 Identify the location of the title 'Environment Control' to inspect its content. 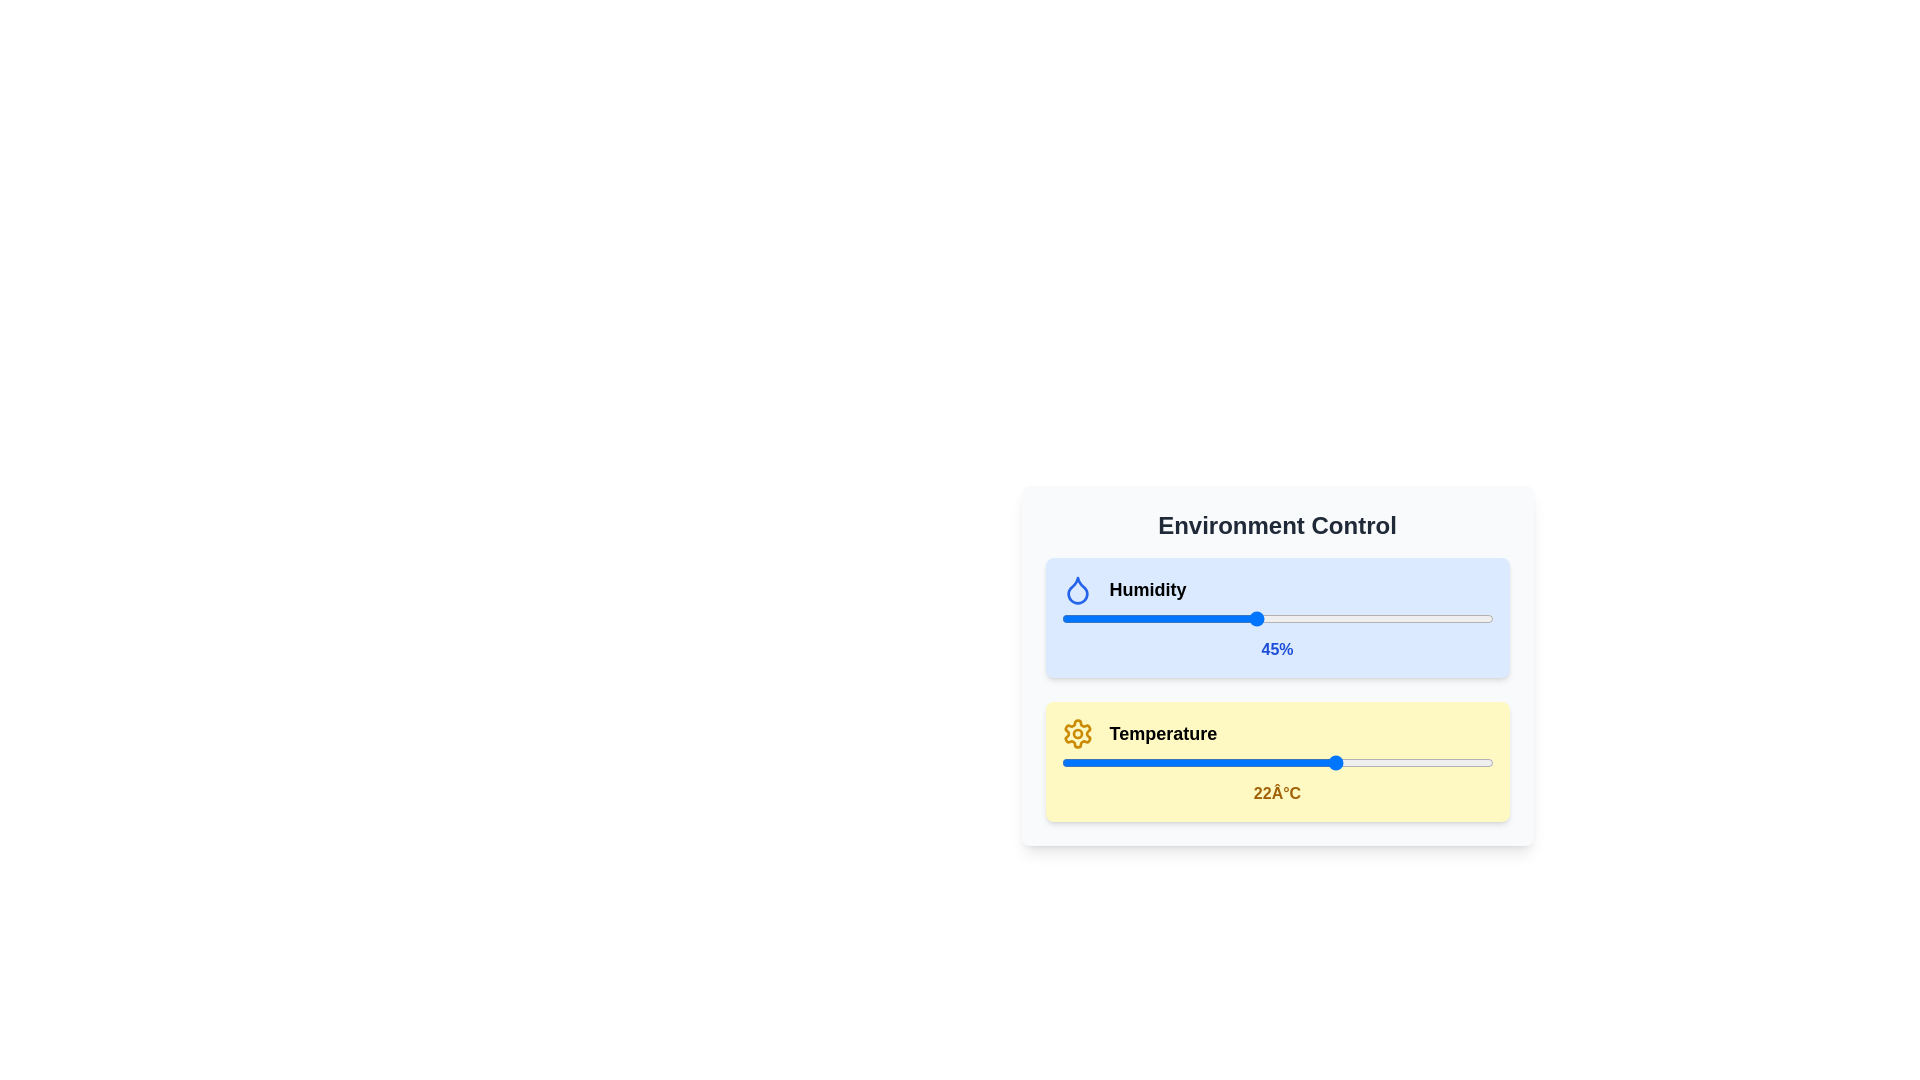
(1276, 524).